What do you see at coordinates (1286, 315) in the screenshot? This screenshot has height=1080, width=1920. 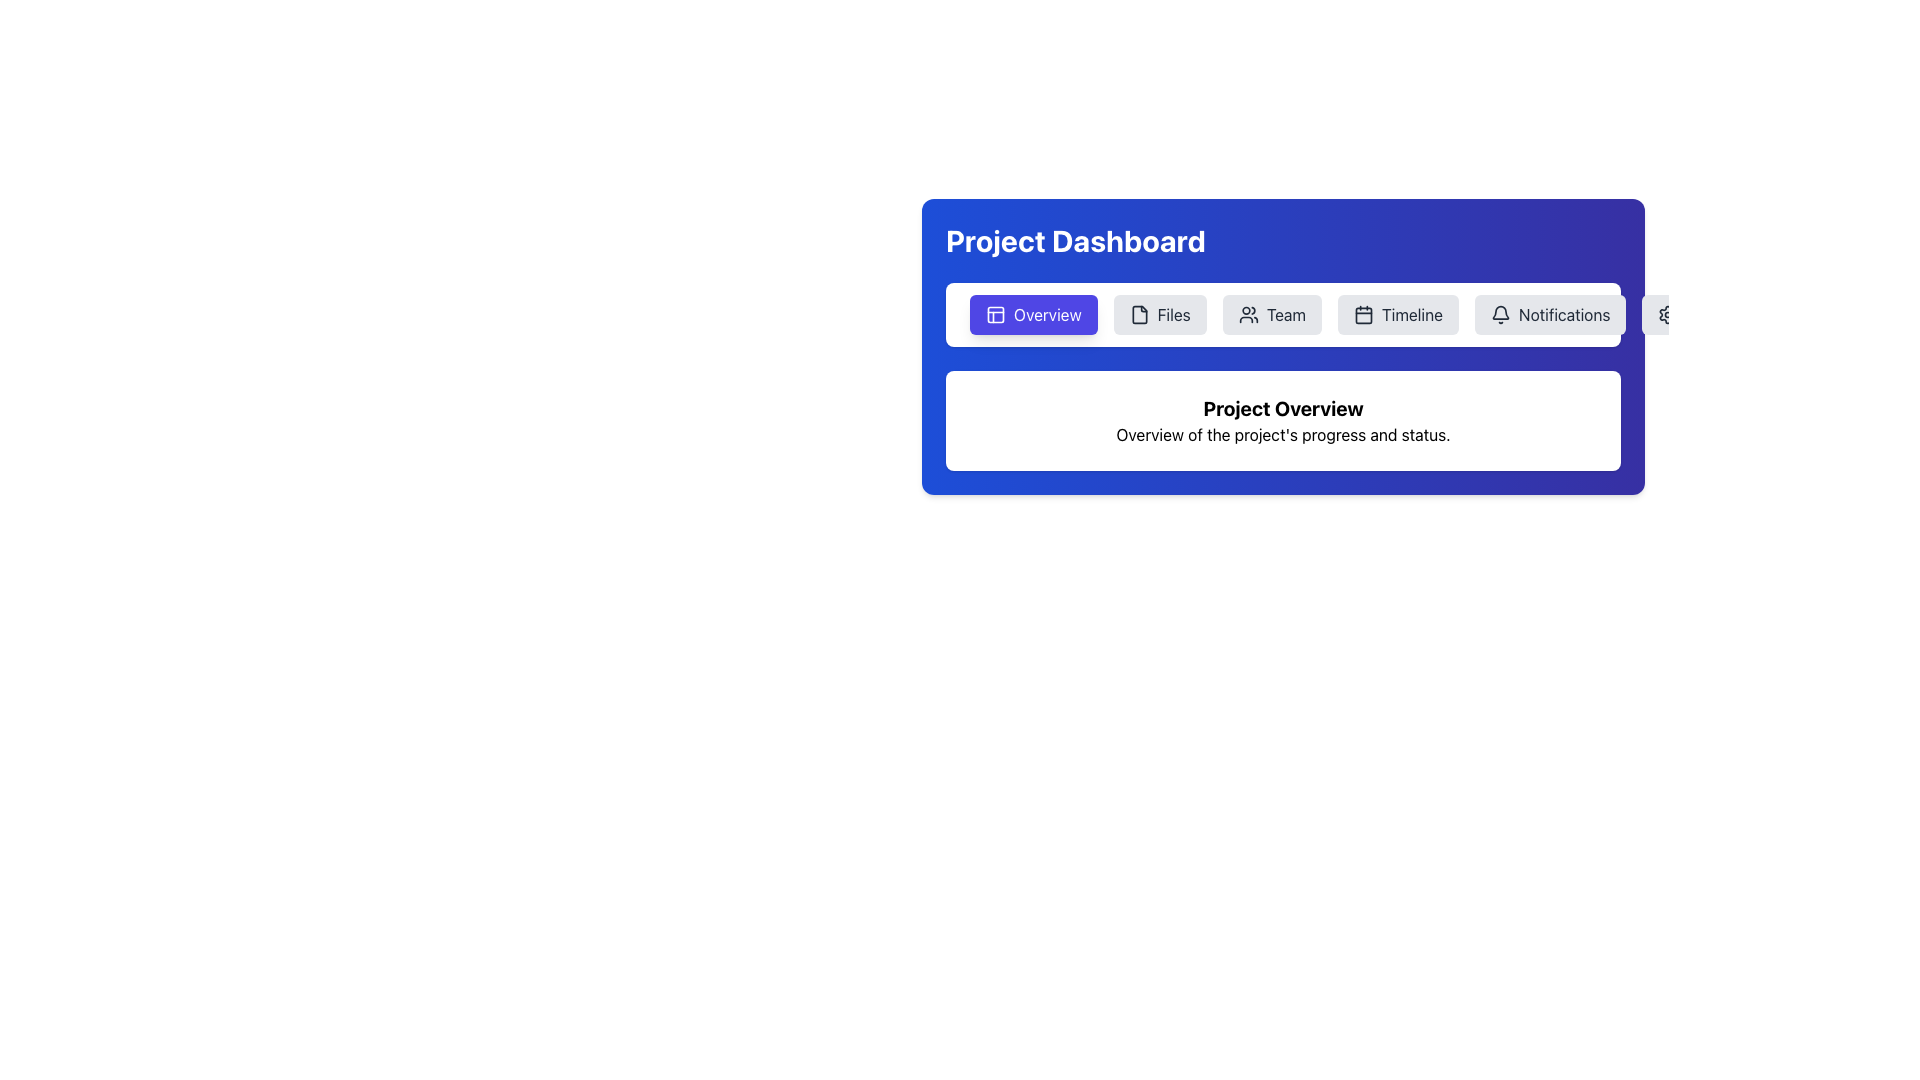 I see `the 'Team' text label within the navigation button` at bounding box center [1286, 315].